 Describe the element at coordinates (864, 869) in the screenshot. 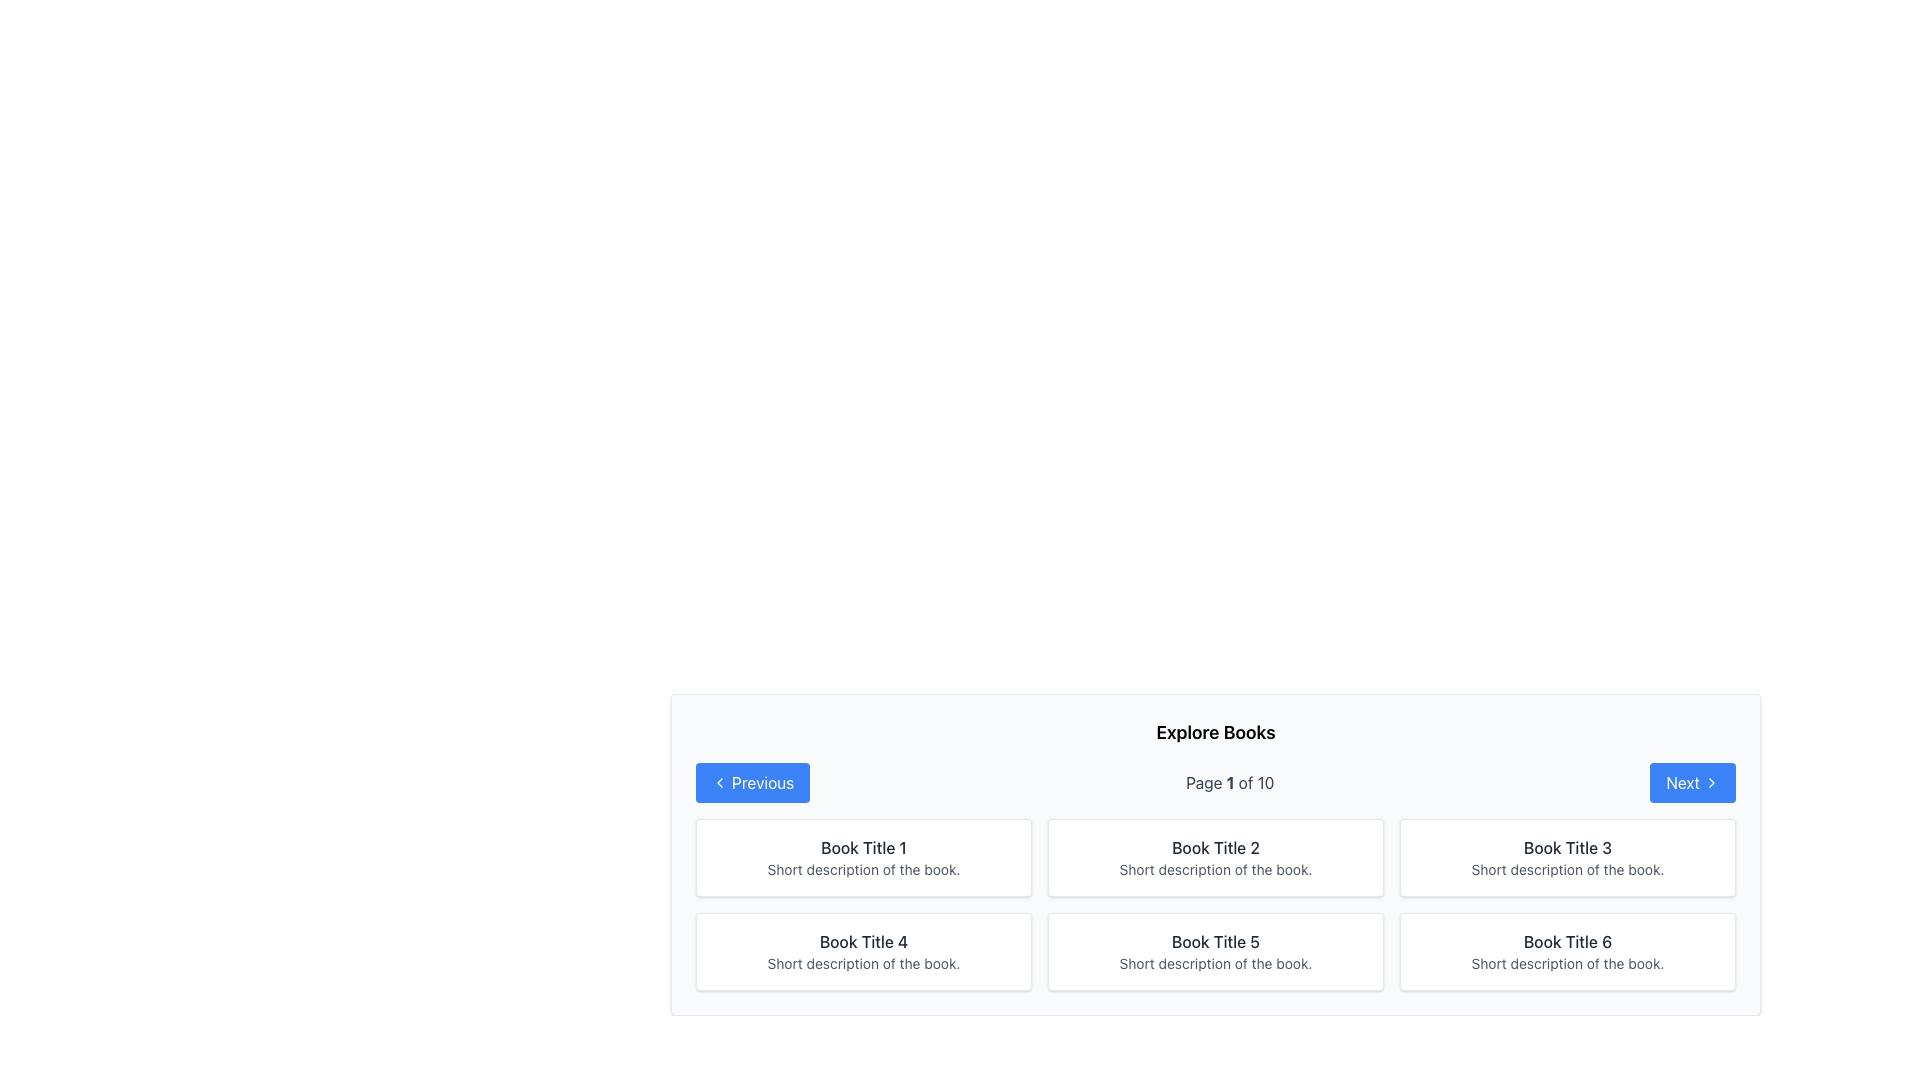

I see `information displayed in the text label located directly beneath 'Book Title 1' in the first rectangular card in the top-left corner of the grid layout` at that location.